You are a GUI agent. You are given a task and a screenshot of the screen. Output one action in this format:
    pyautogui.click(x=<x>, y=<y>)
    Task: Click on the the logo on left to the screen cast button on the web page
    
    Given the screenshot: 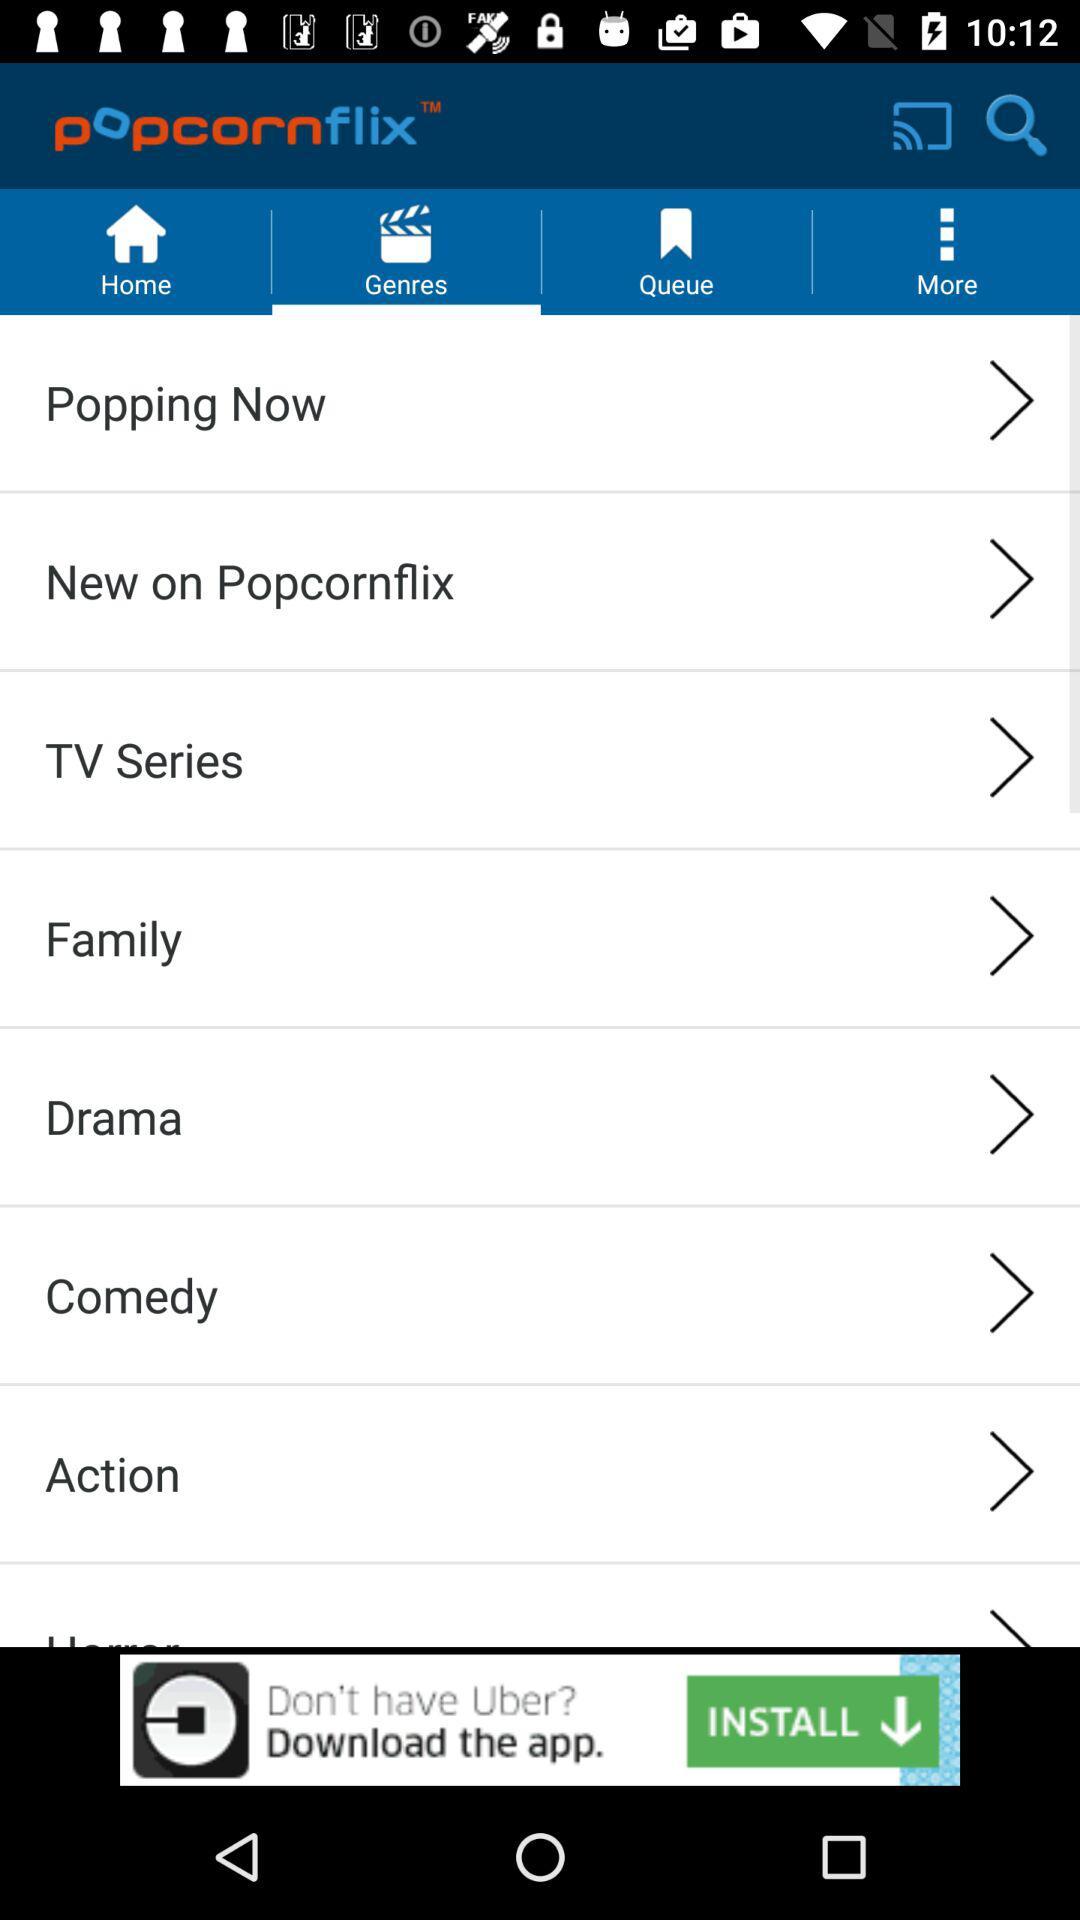 What is the action you would take?
    pyautogui.click(x=247, y=124)
    